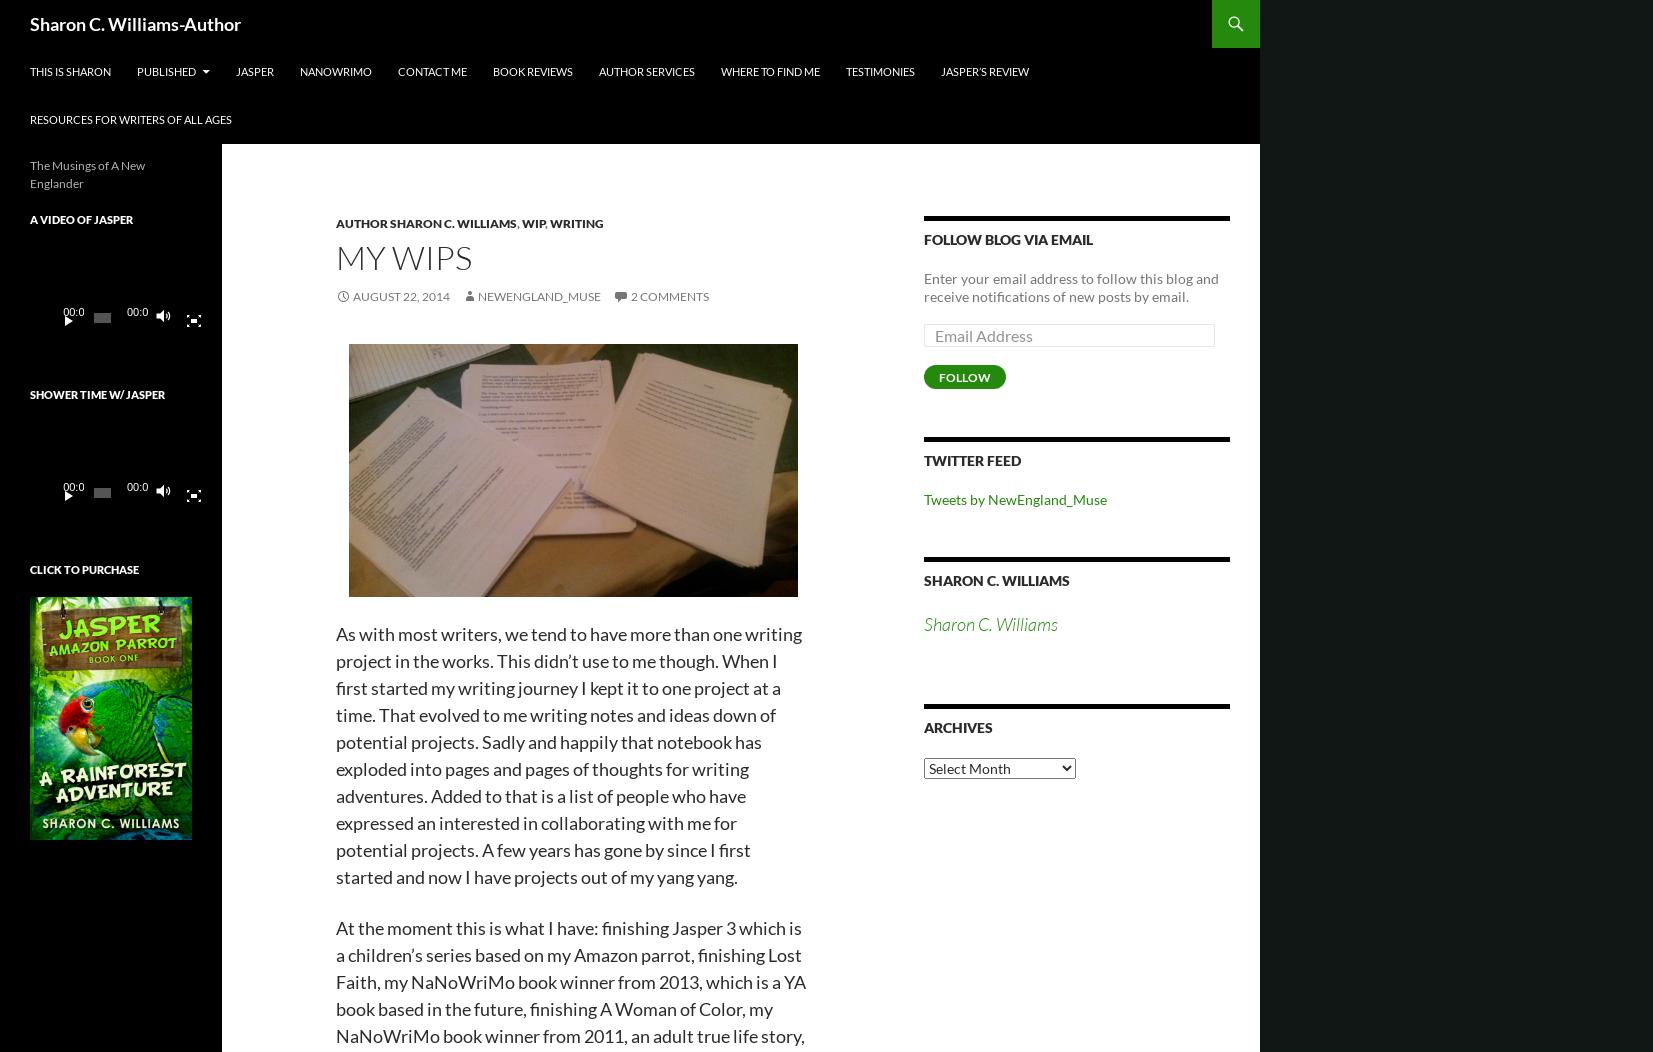 The image size is (1653, 1052). I want to click on 'Follow Blog via Email', so click(924, 238).